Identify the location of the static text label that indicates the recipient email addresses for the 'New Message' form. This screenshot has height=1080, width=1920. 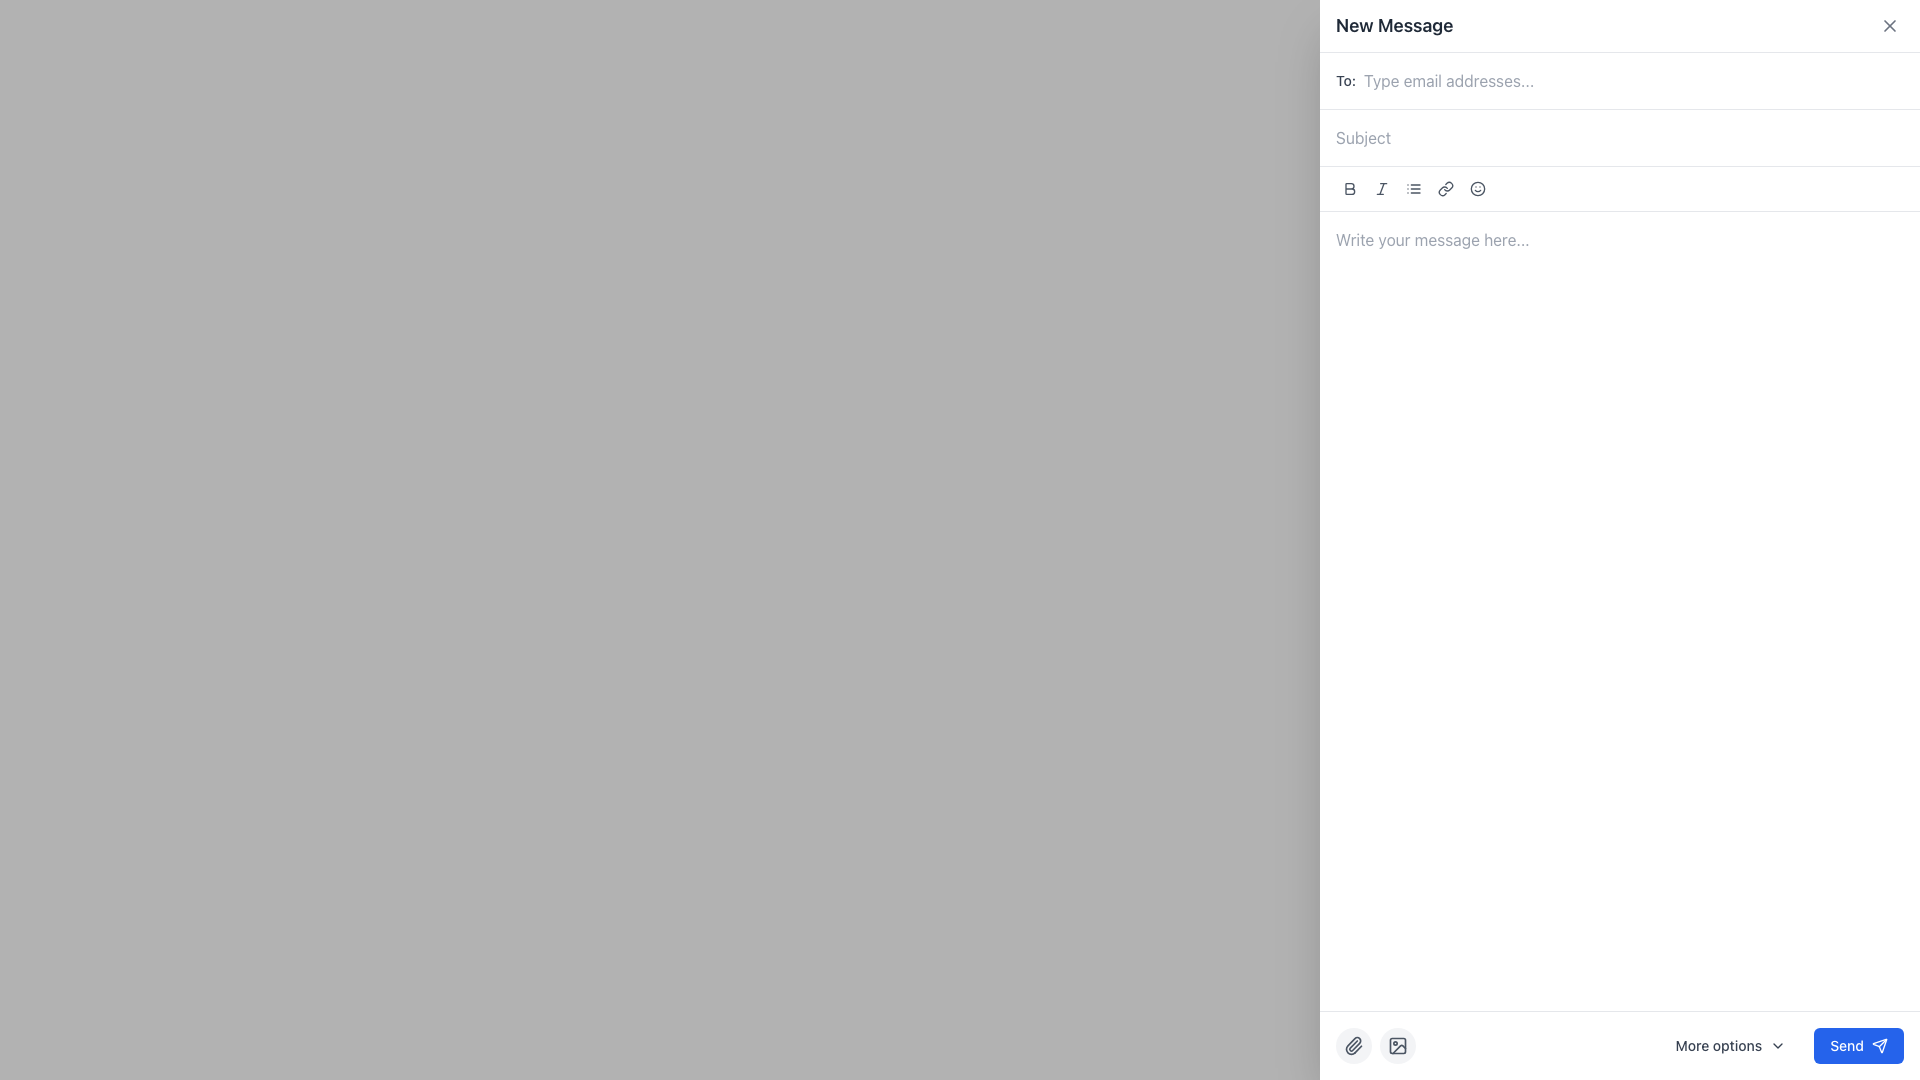
(1345, 80).